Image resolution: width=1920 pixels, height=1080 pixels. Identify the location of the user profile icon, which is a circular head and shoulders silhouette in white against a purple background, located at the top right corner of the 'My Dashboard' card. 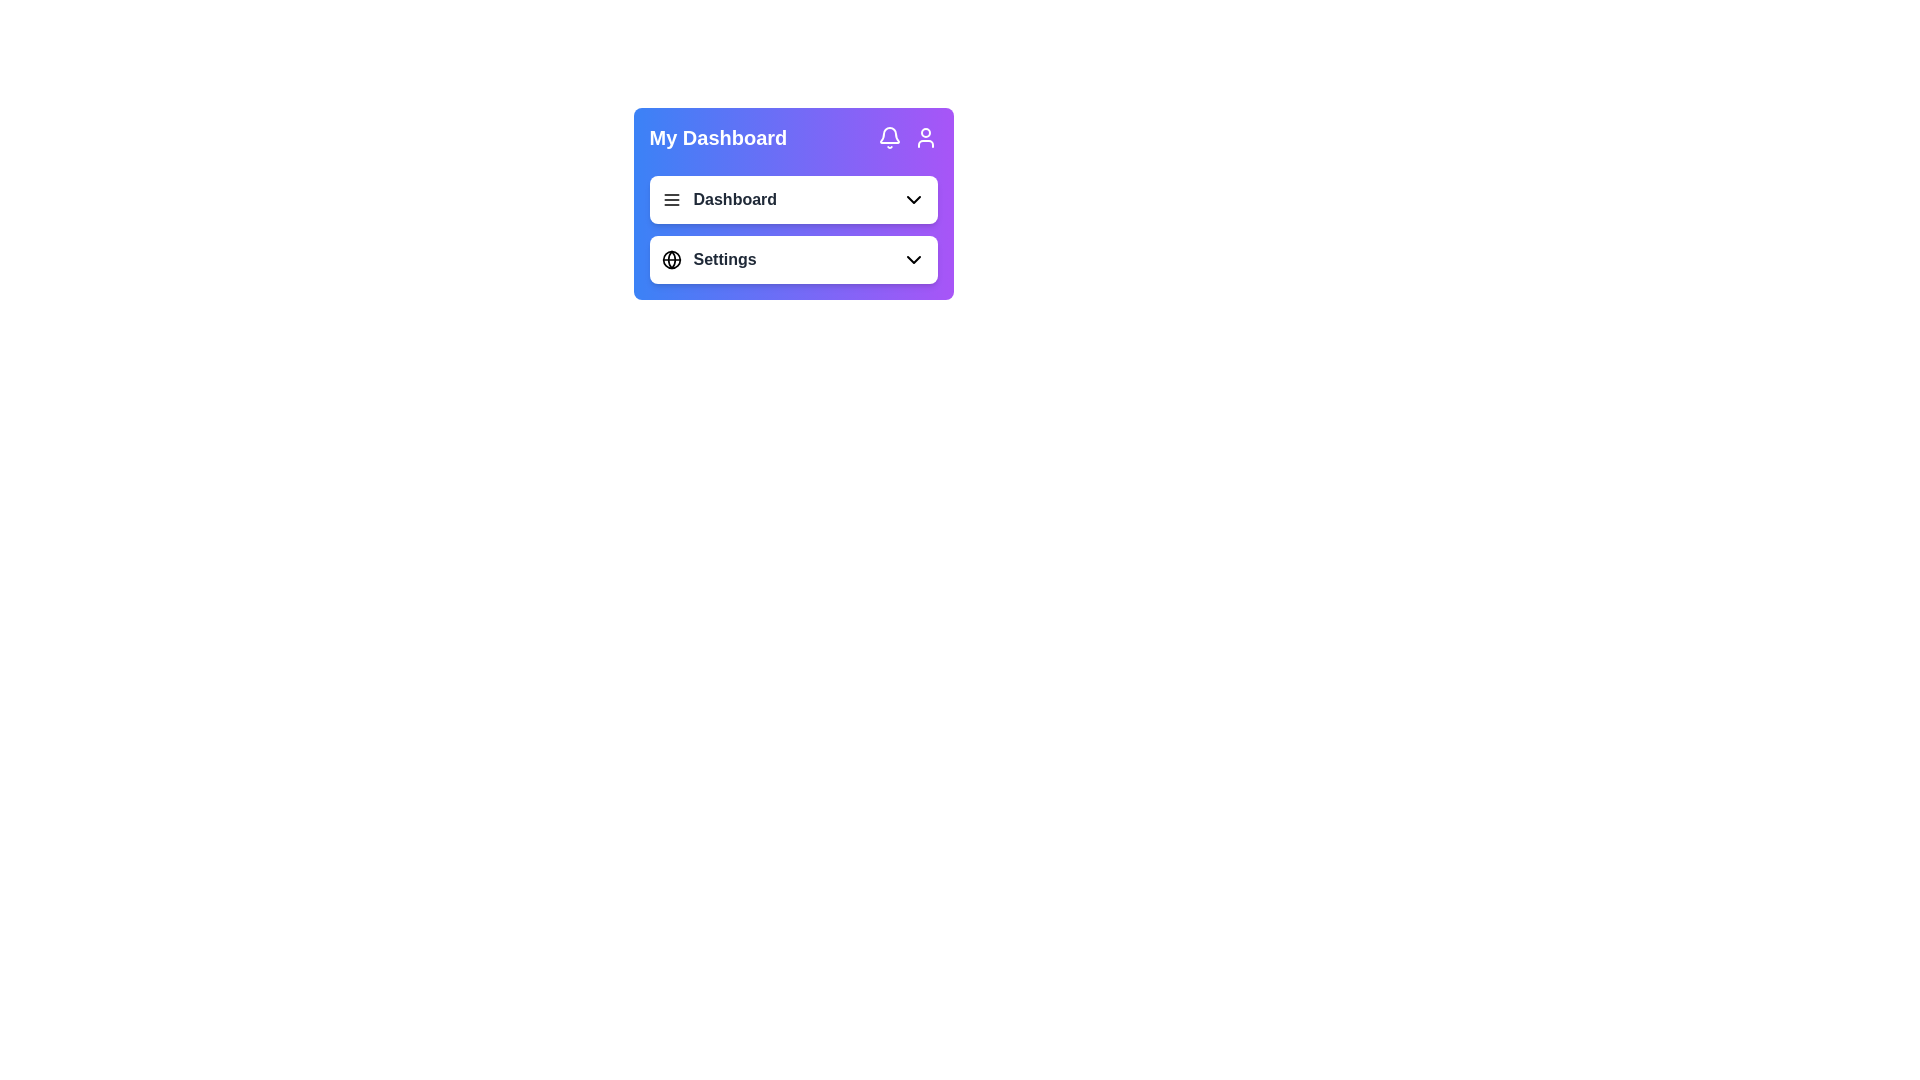
(924, 137).